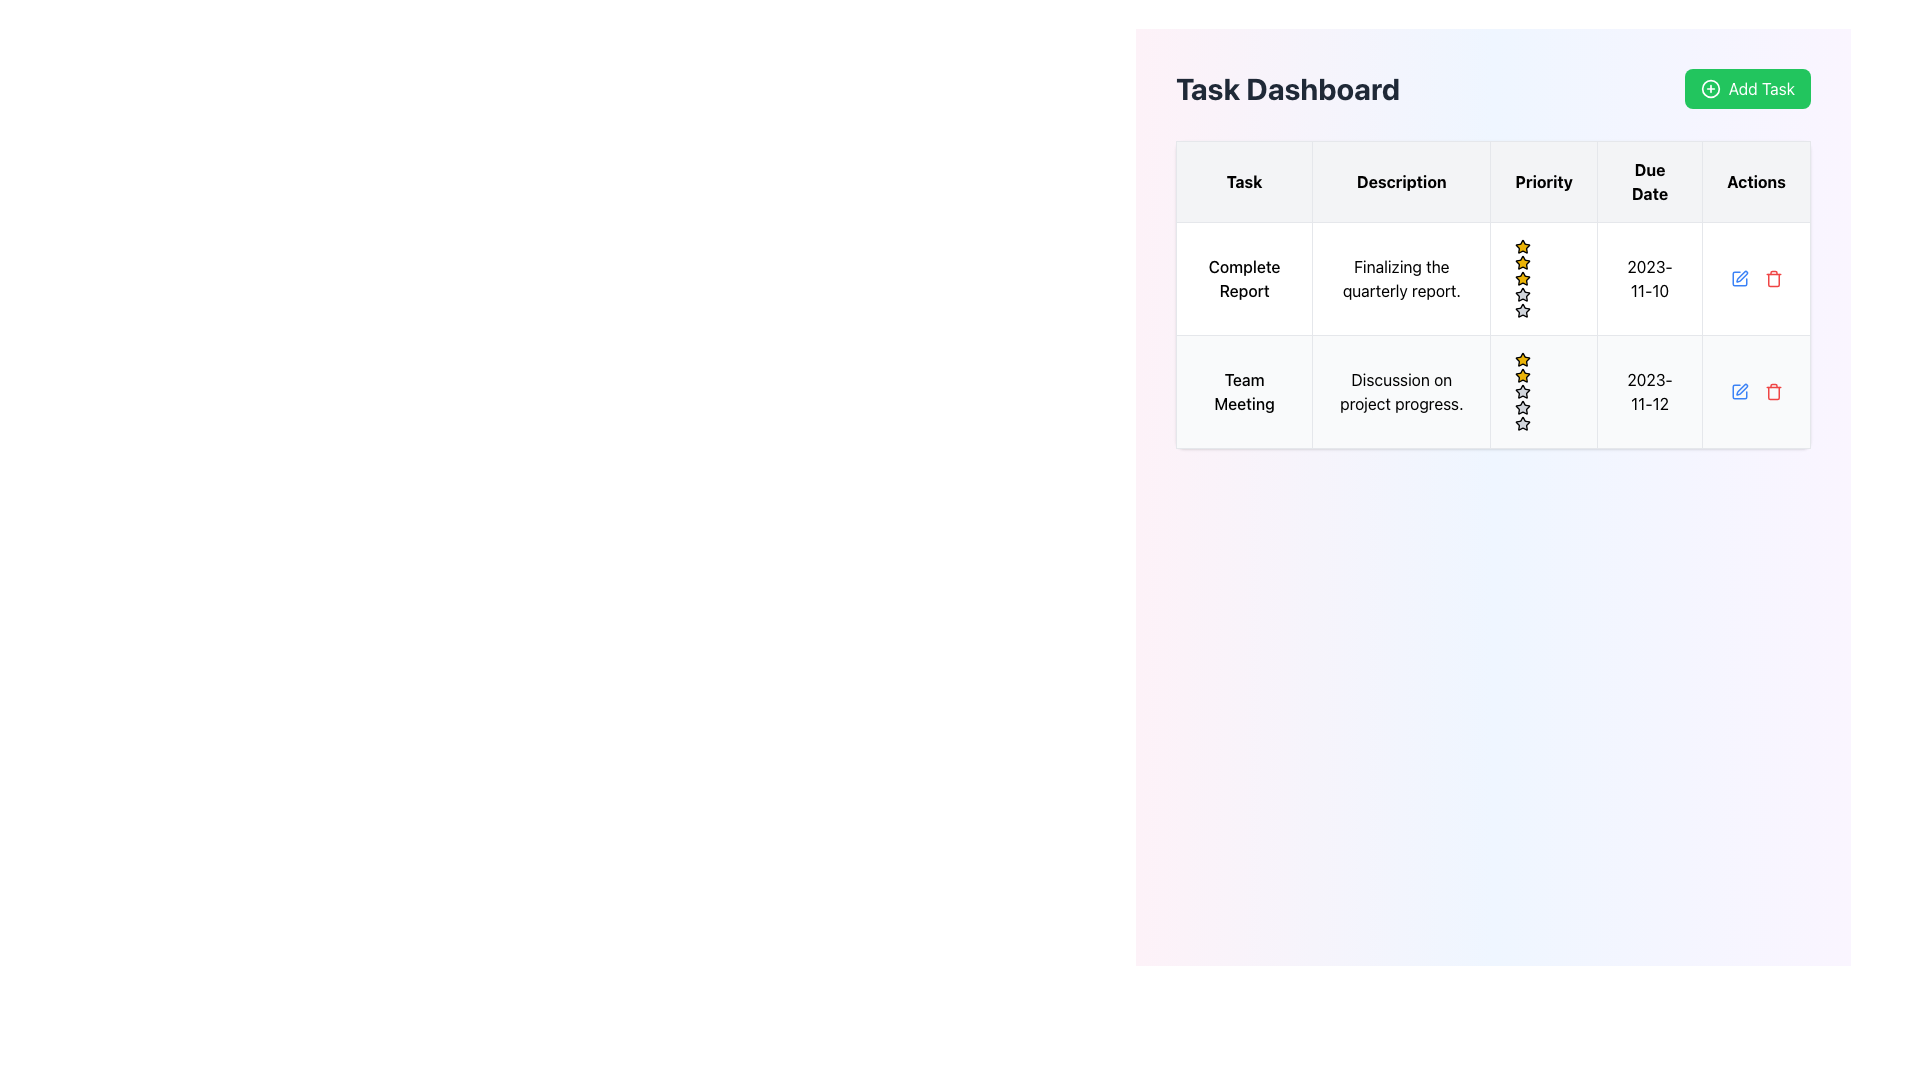 The image size is (1920, 1080). I want to click on the 'Priority' column header text label, which is the third column header in the table, positioned between the 'Description' and 'Due Date' columns, so click(1543, 181).